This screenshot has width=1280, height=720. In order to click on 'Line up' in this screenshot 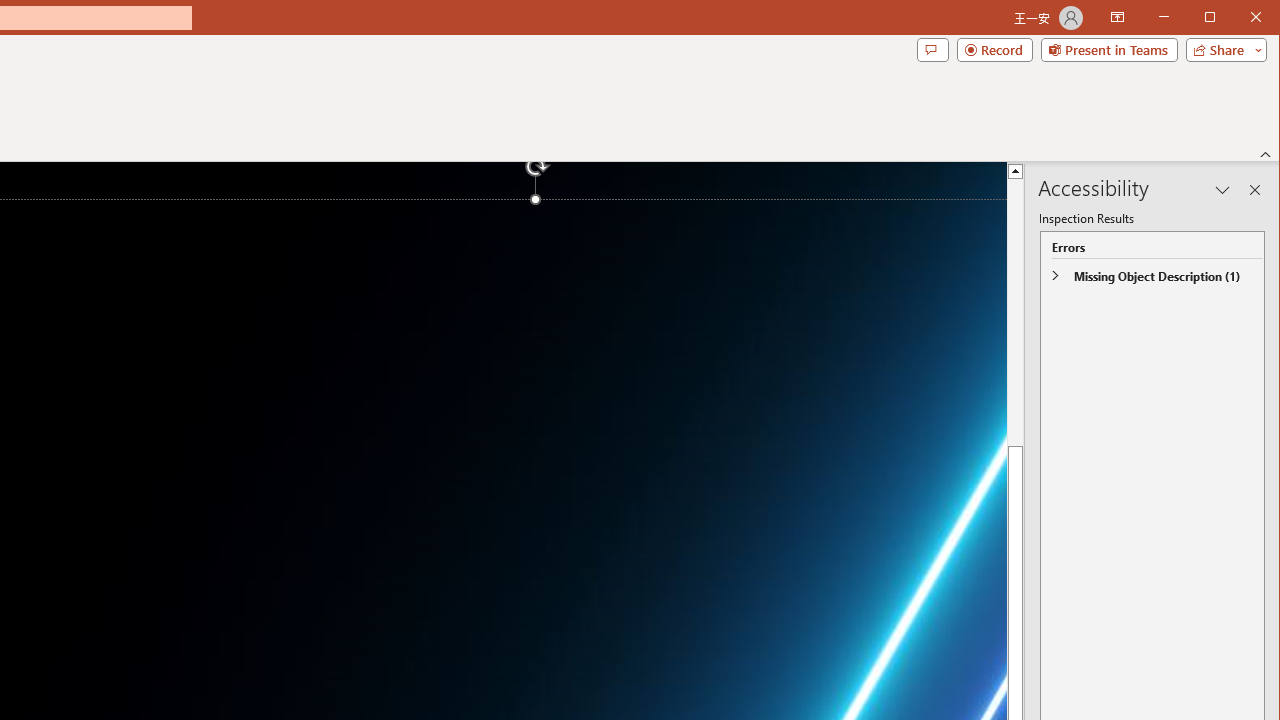, I will do `click(1015, 169)`.